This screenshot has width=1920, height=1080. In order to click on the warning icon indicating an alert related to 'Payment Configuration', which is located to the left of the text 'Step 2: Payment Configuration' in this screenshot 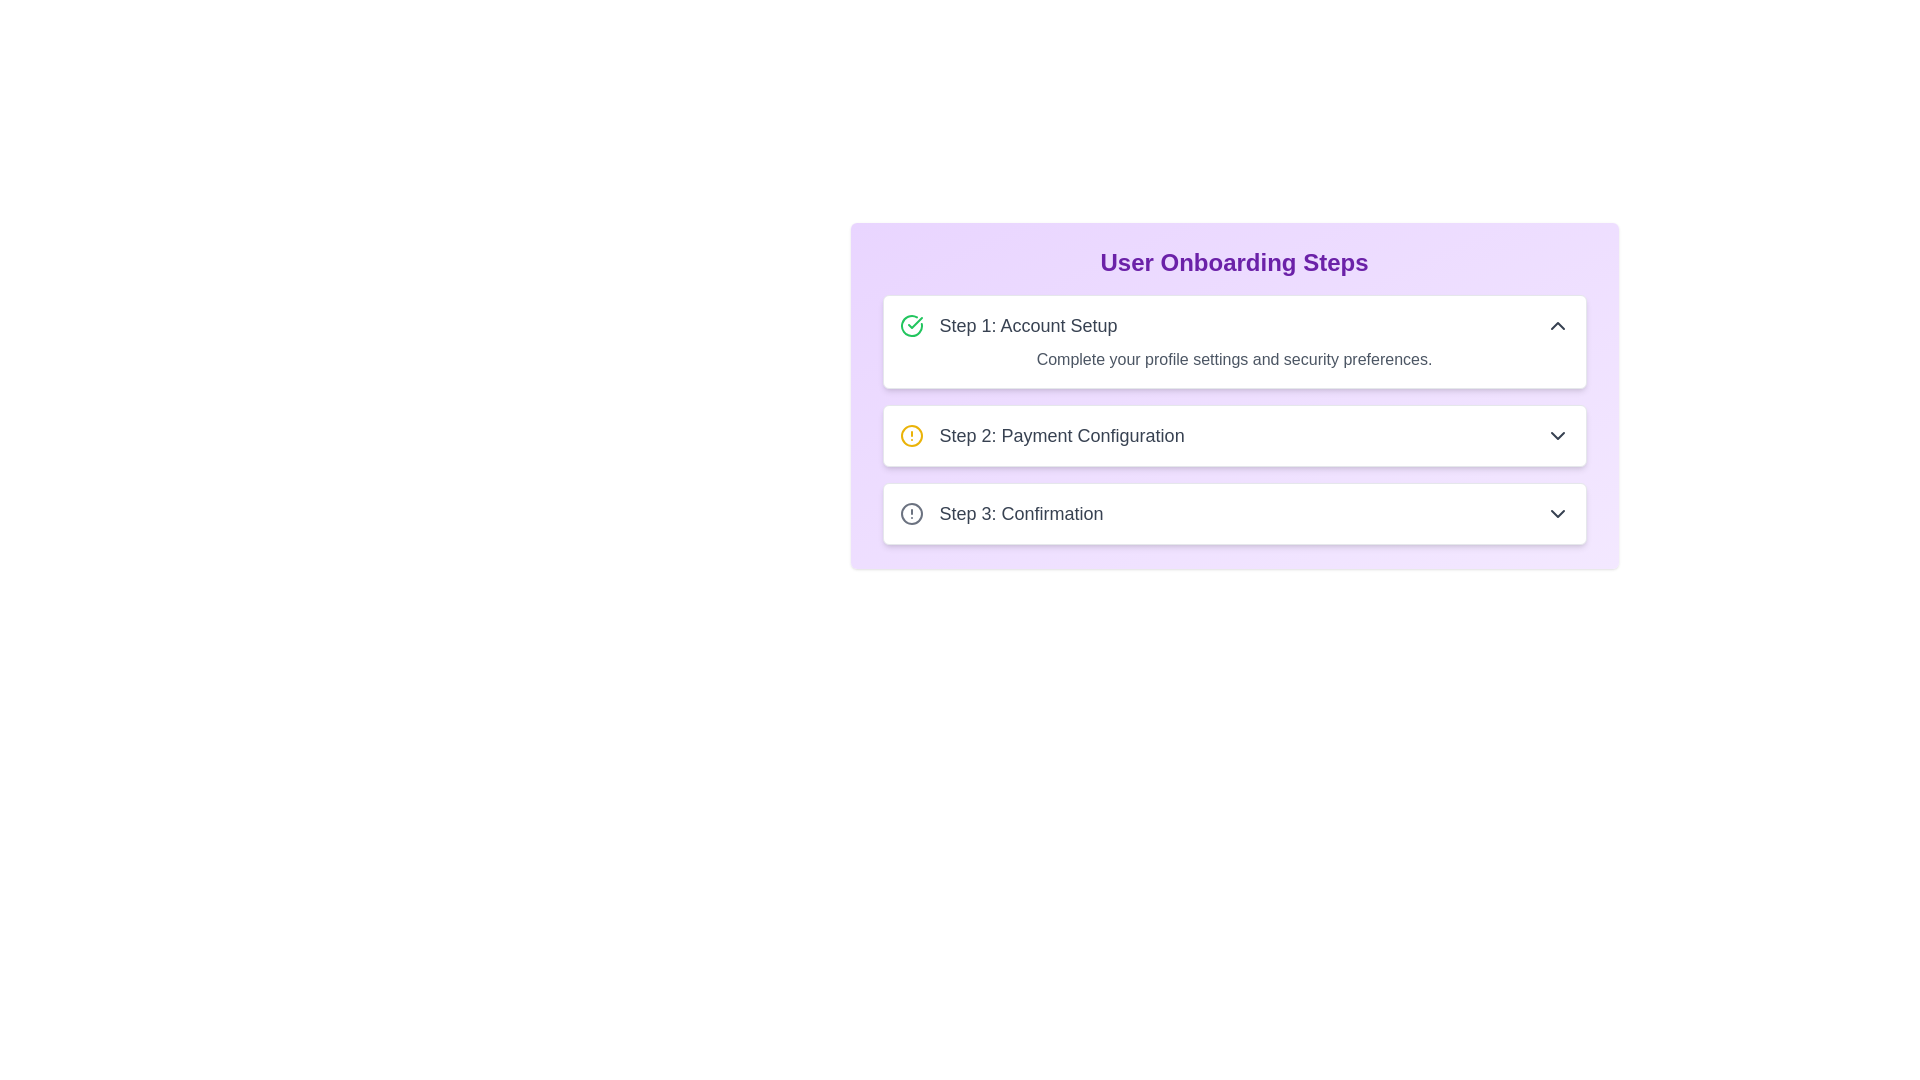, I will do `click(910, 434)`.